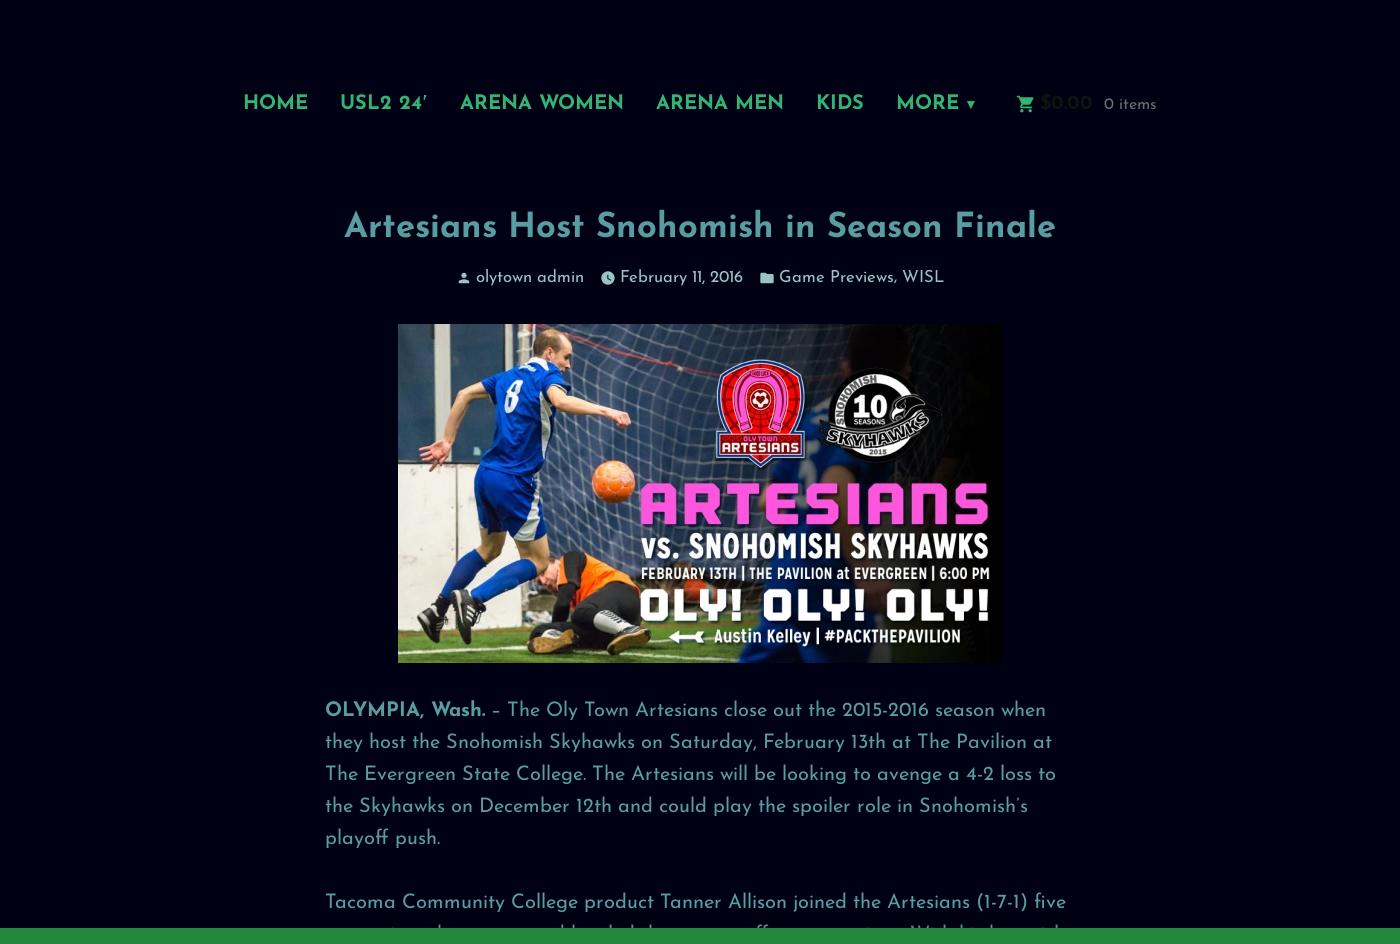  I want to click on '$', so click(1044, 101).